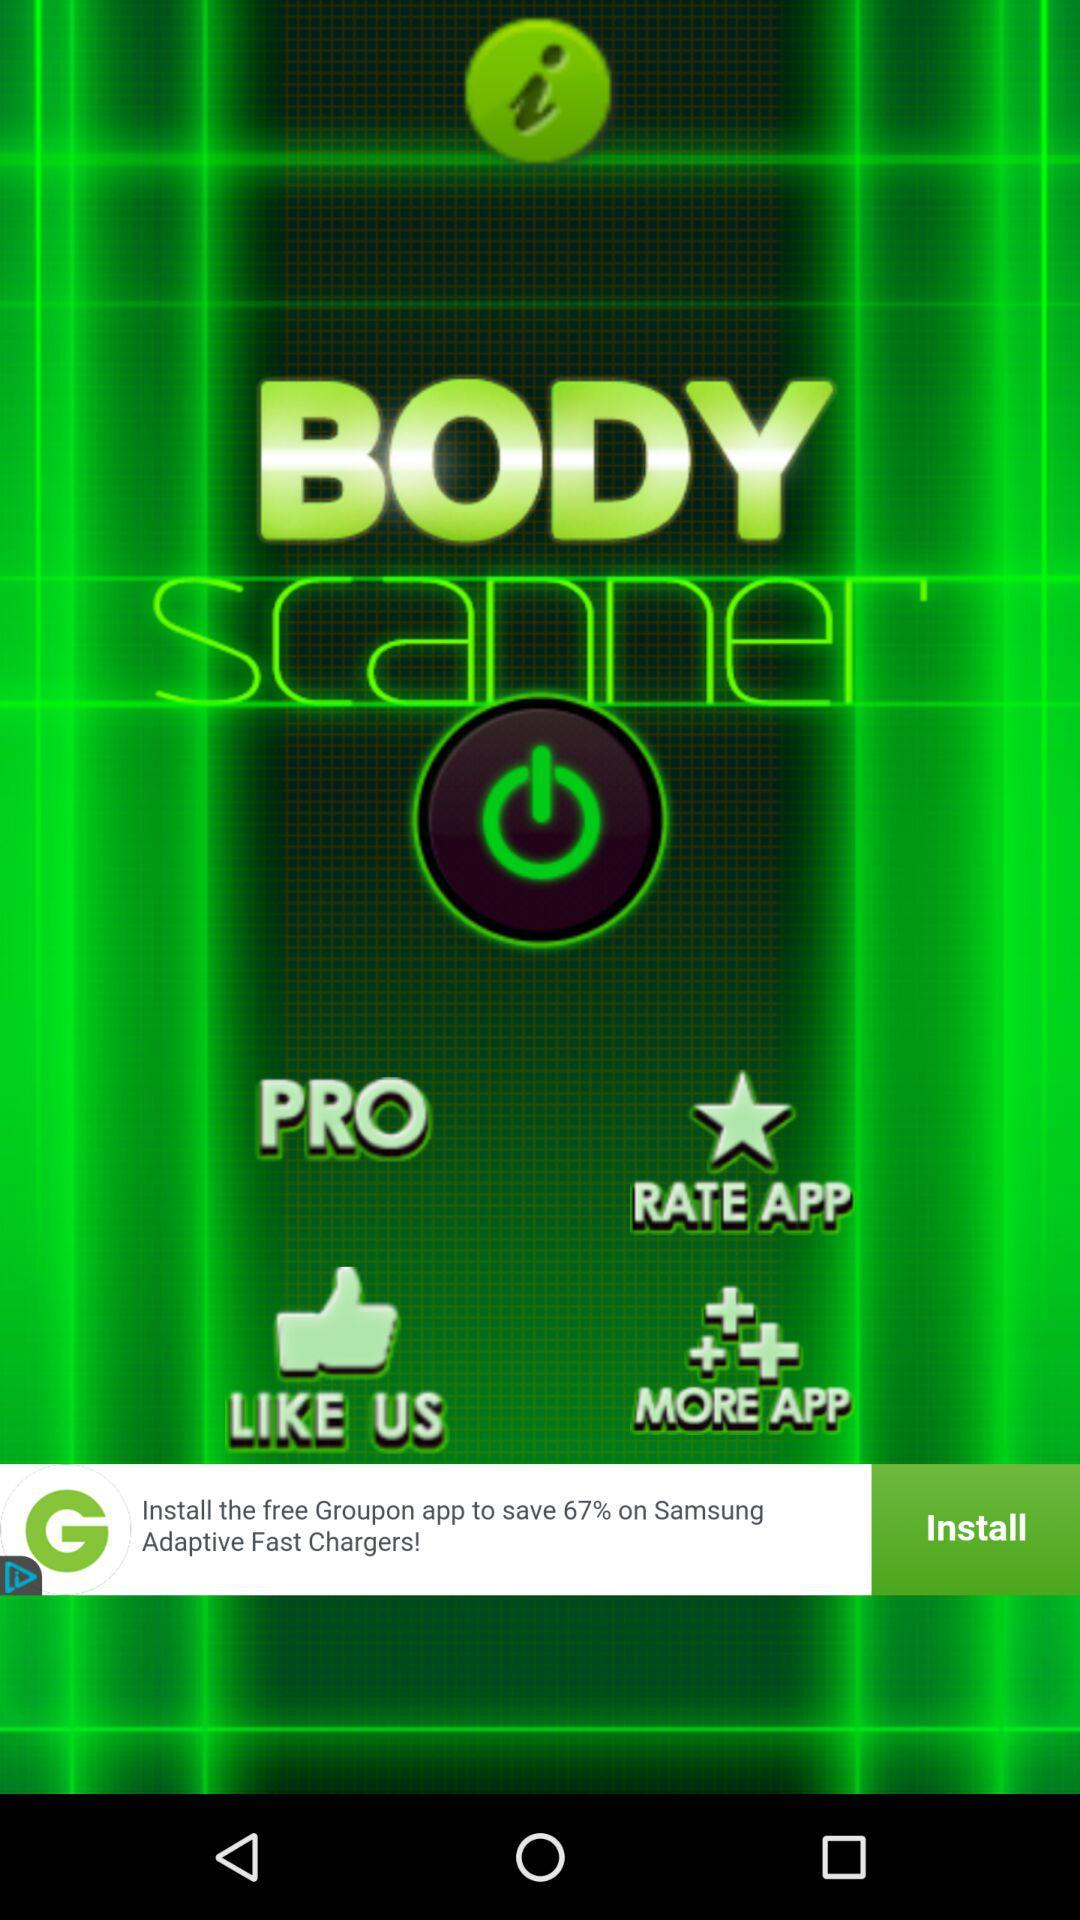  What do you see at coordinates (540, 1528) in the screenshot?
I see `banner advertisement` at bounding box center [540, 1528].